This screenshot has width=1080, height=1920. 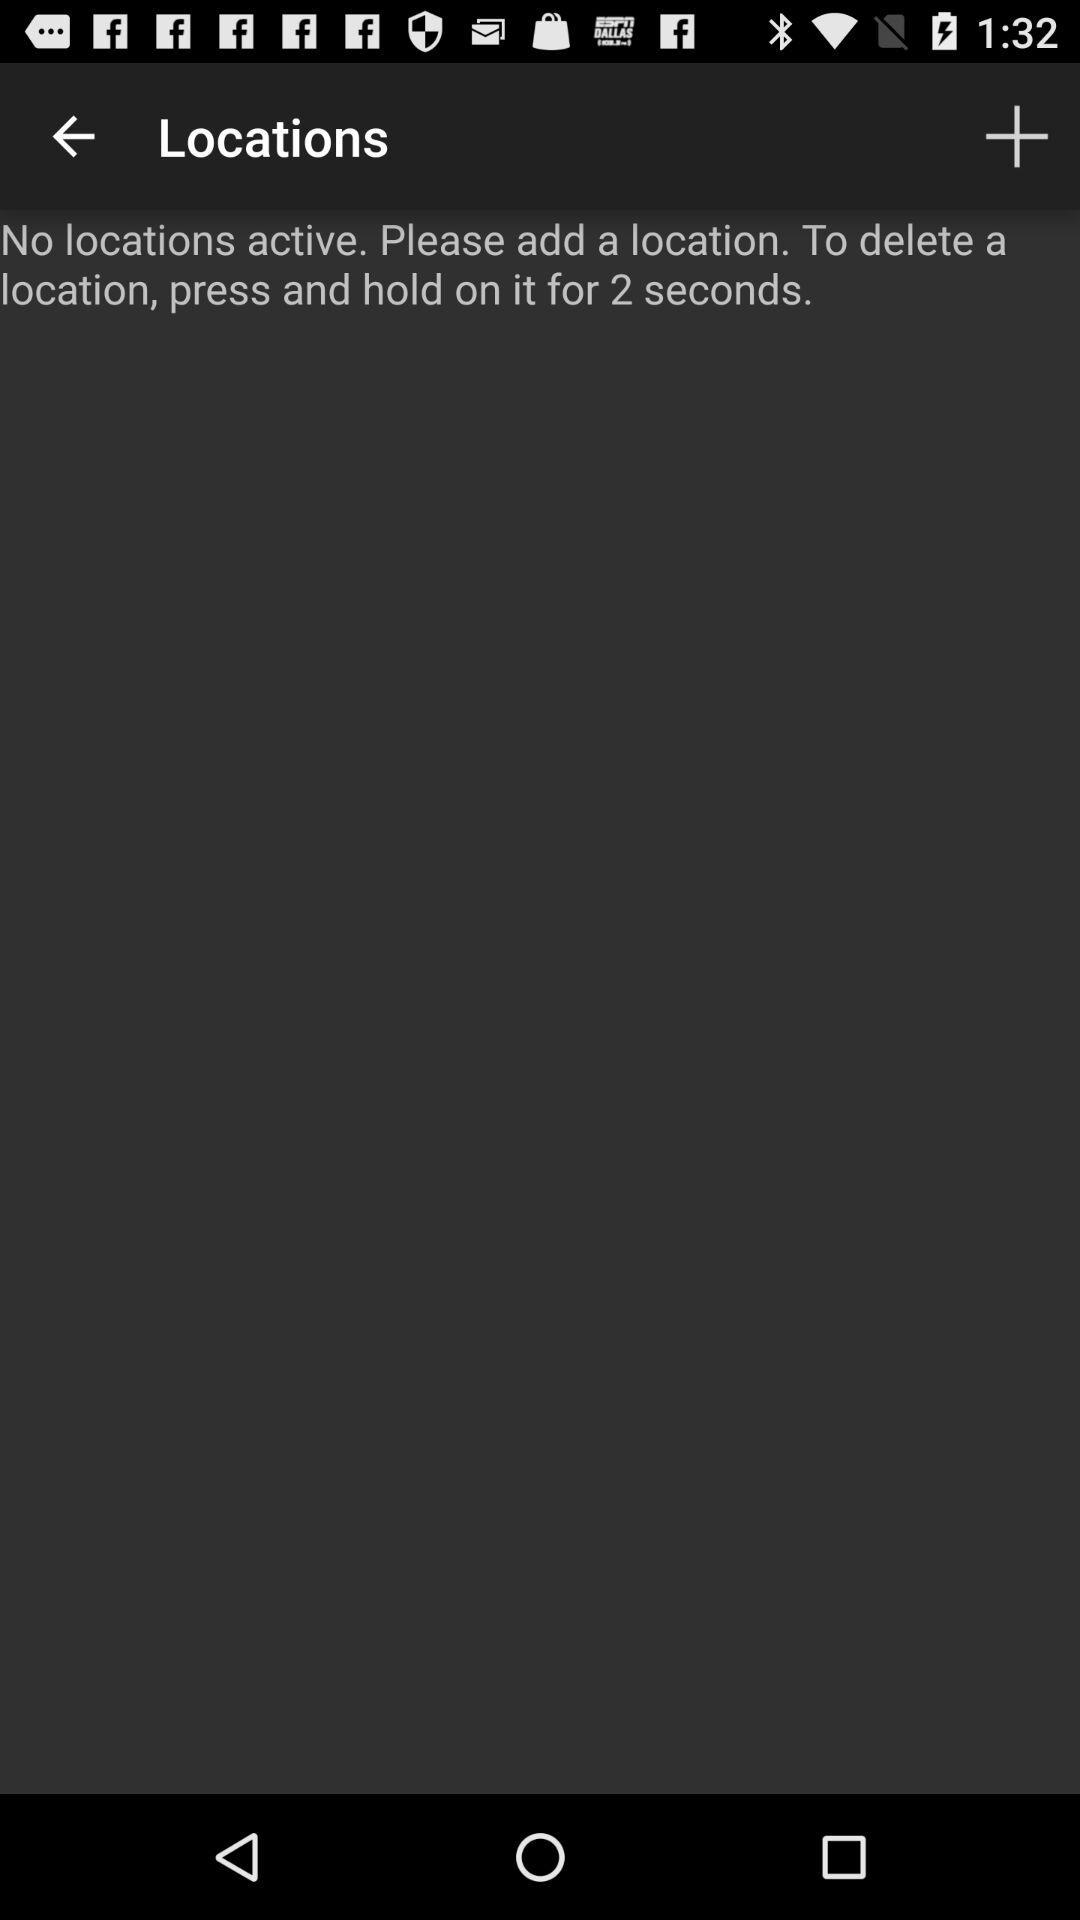 What do you see at coordinates (72, 135) in the screenshot?
I see `item above the no locations active` at bounding box center [72, 135].